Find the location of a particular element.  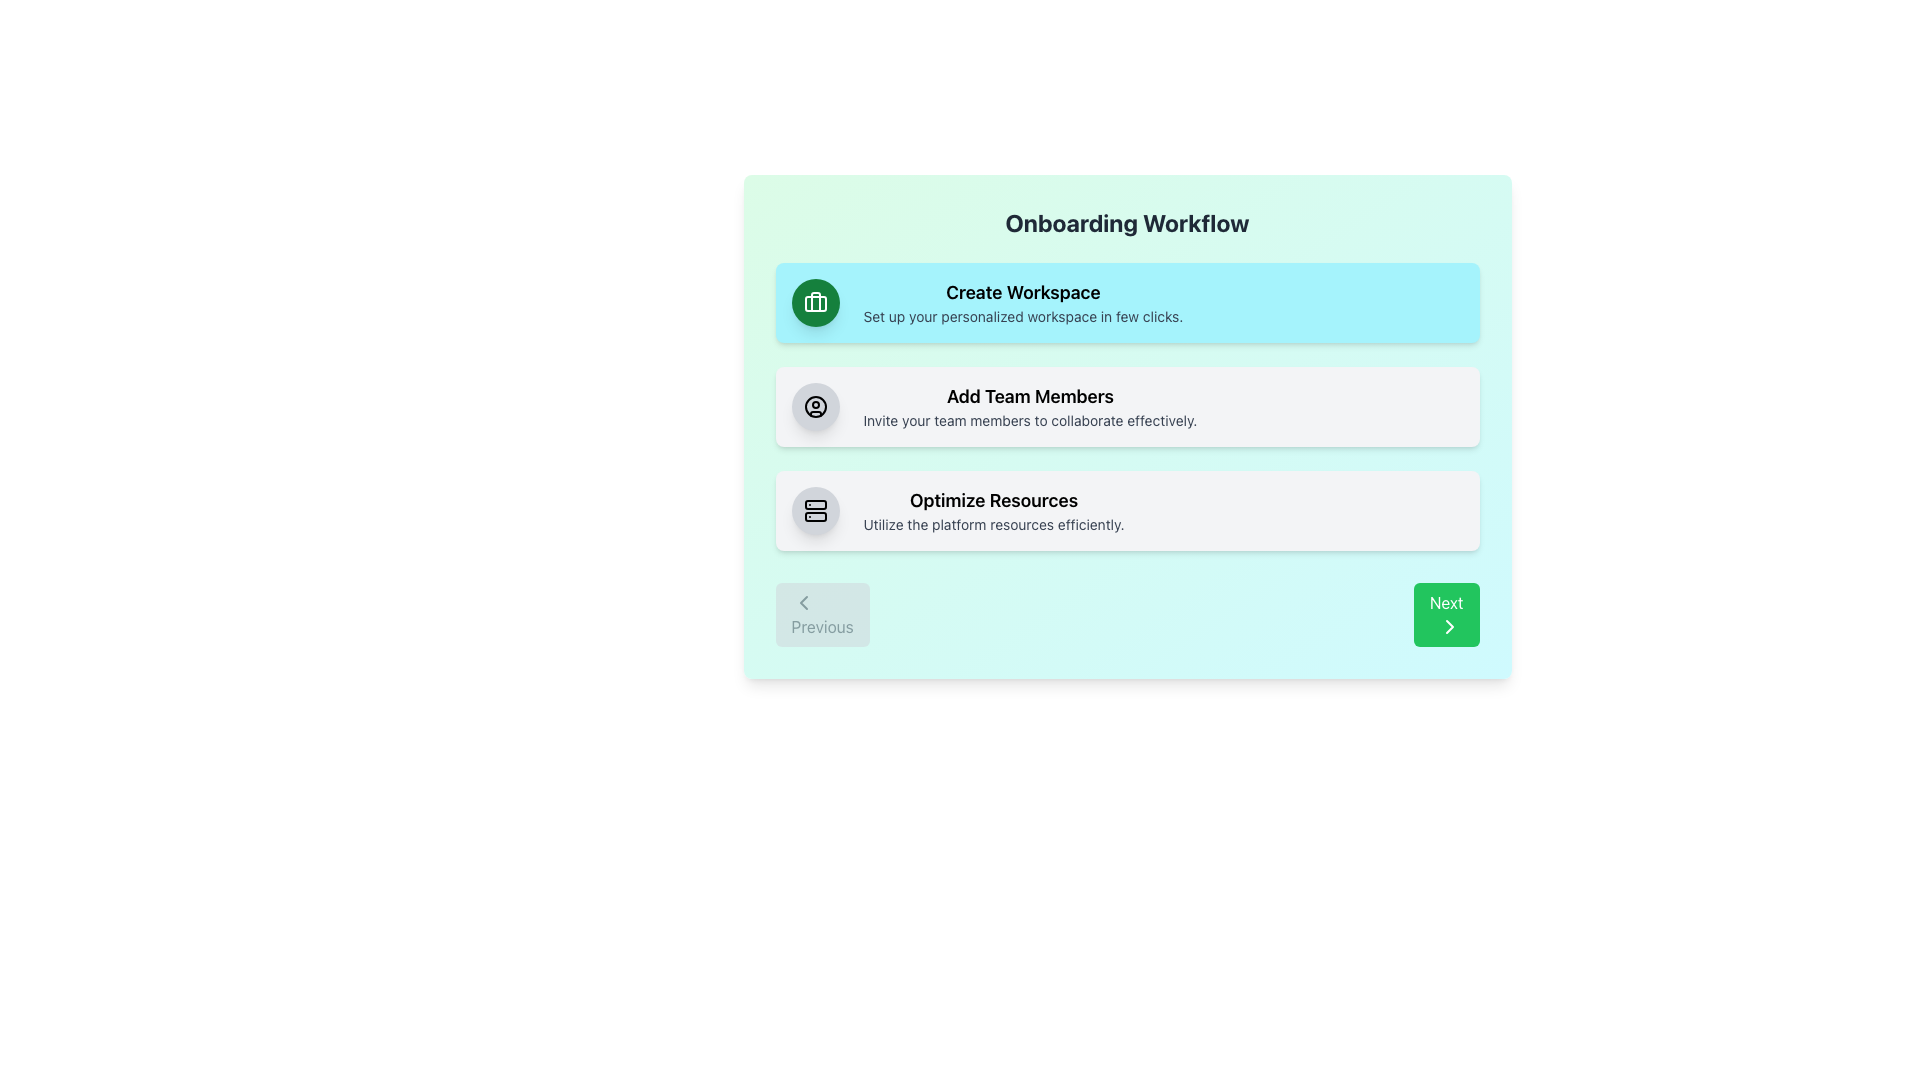

the primary text label of the onboarding section, which indicates the step's purpose within the workflow is located at coordinates (1023, 293).